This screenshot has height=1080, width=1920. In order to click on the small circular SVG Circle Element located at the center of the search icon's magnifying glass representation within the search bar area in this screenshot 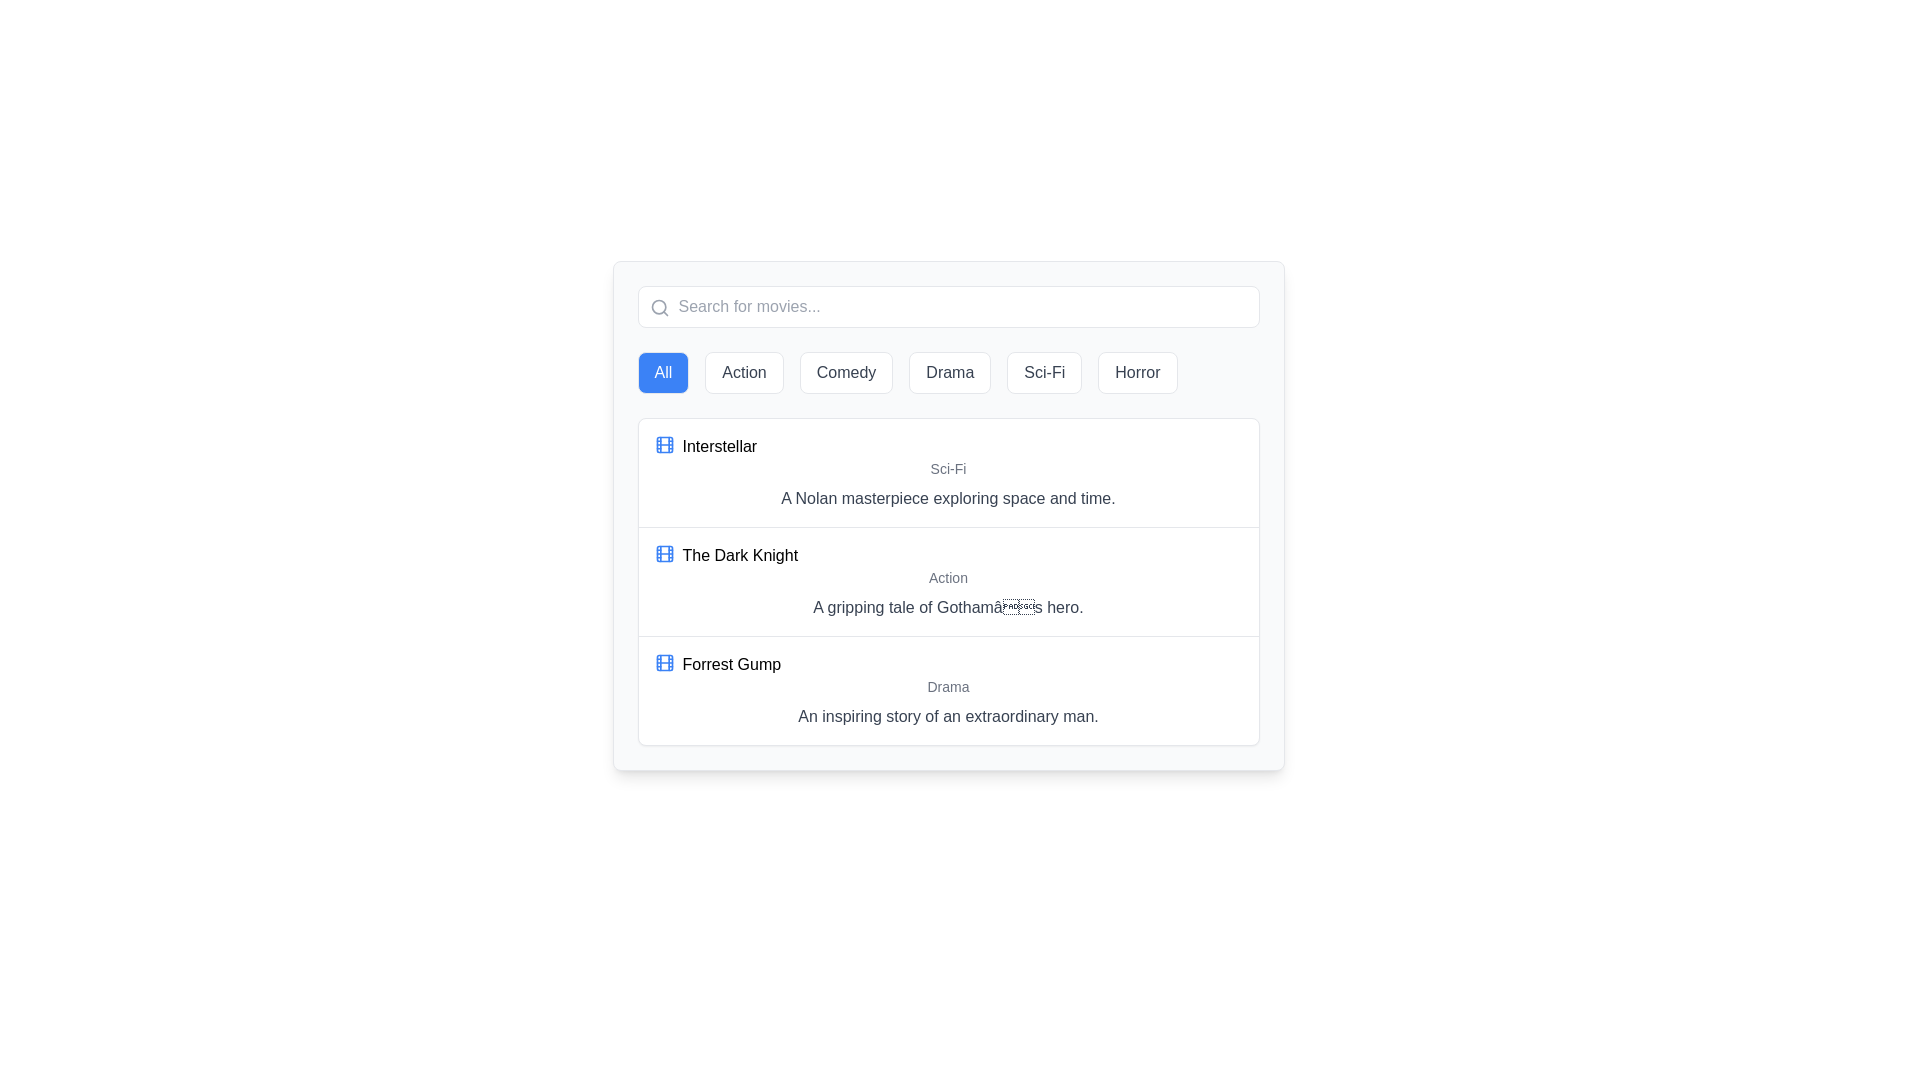, I will do `click(658, 307)`.